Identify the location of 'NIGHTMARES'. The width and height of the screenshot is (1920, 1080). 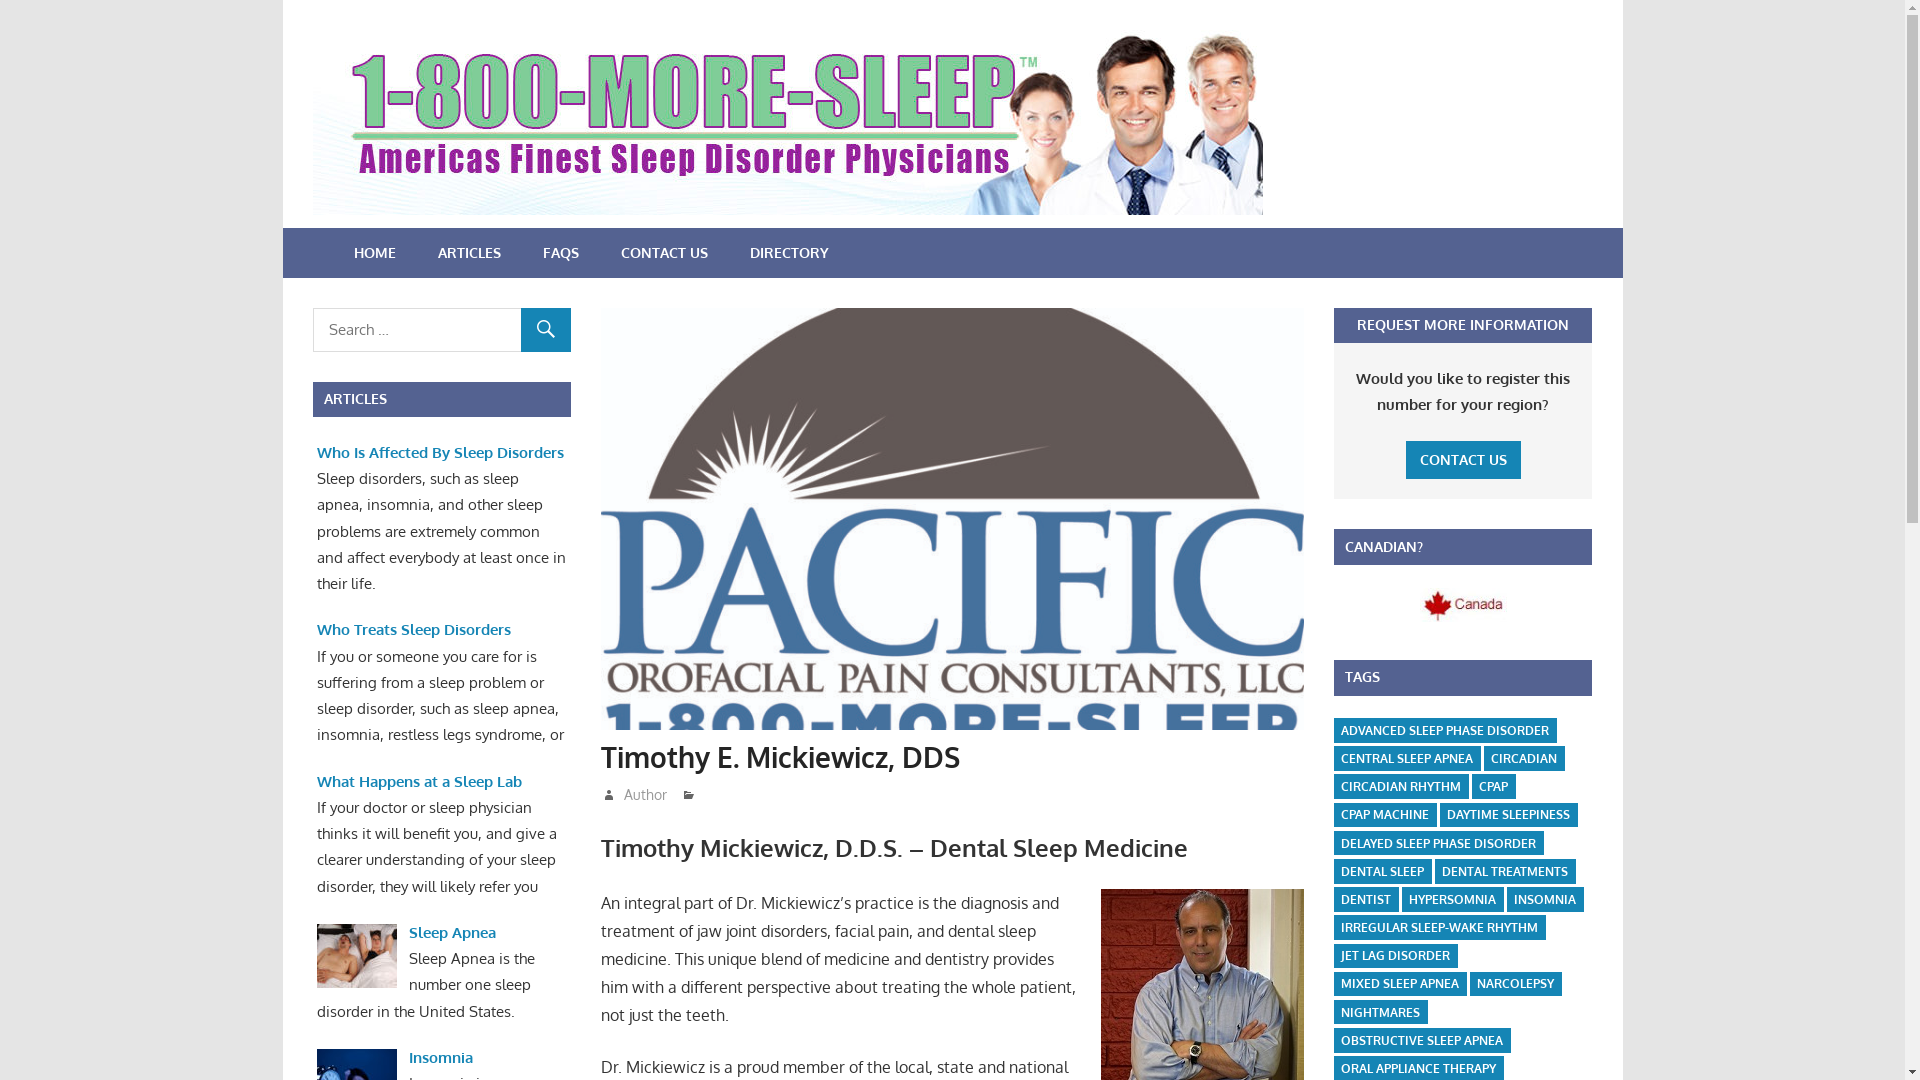
(1379, 1012).